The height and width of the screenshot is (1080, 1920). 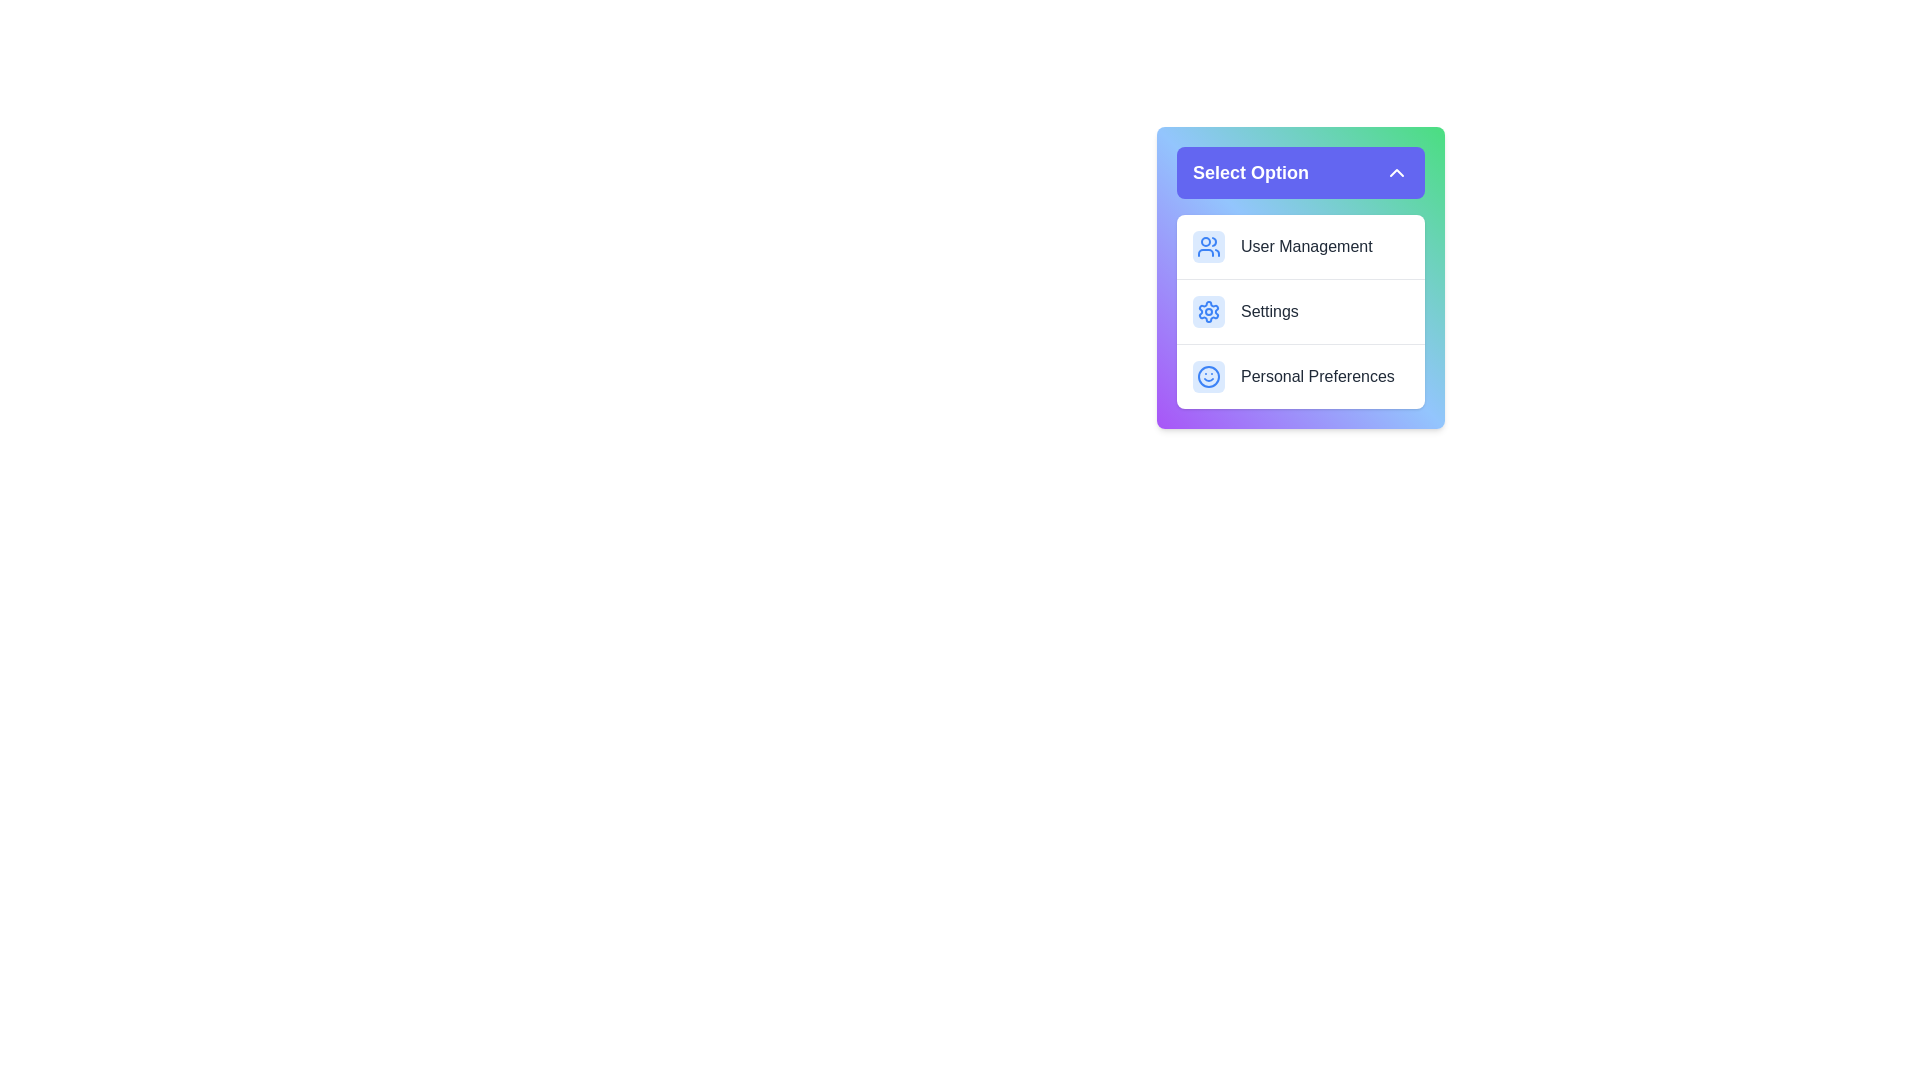 I want to click on the settings icon, represented by a cogwheel shape, located in the dropdown menu below the 'Select Option' header, so click(x=1208, y=312).